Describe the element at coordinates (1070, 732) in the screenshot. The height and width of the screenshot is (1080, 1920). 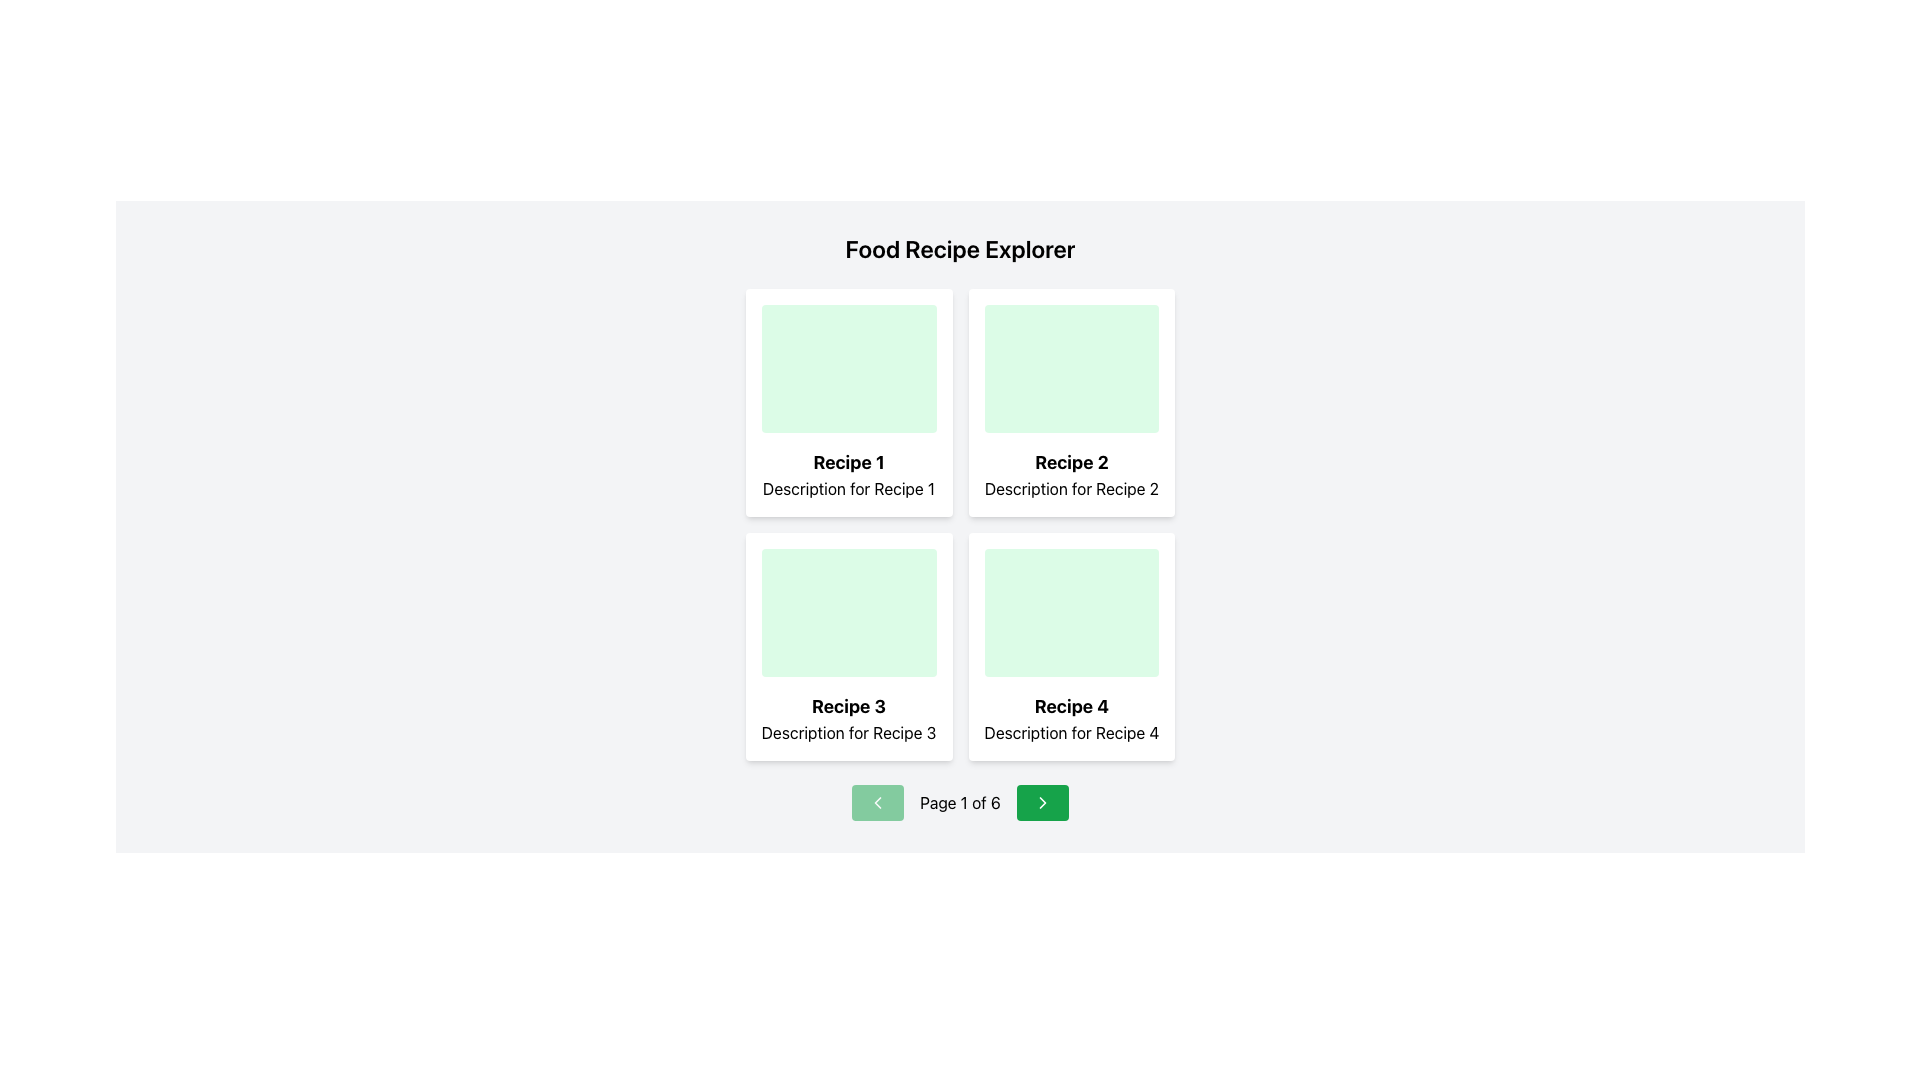
I see `static text label providing additional information about 'Recipe 4', located in the bottom section of the card in the fourth column of the second row` at that location.